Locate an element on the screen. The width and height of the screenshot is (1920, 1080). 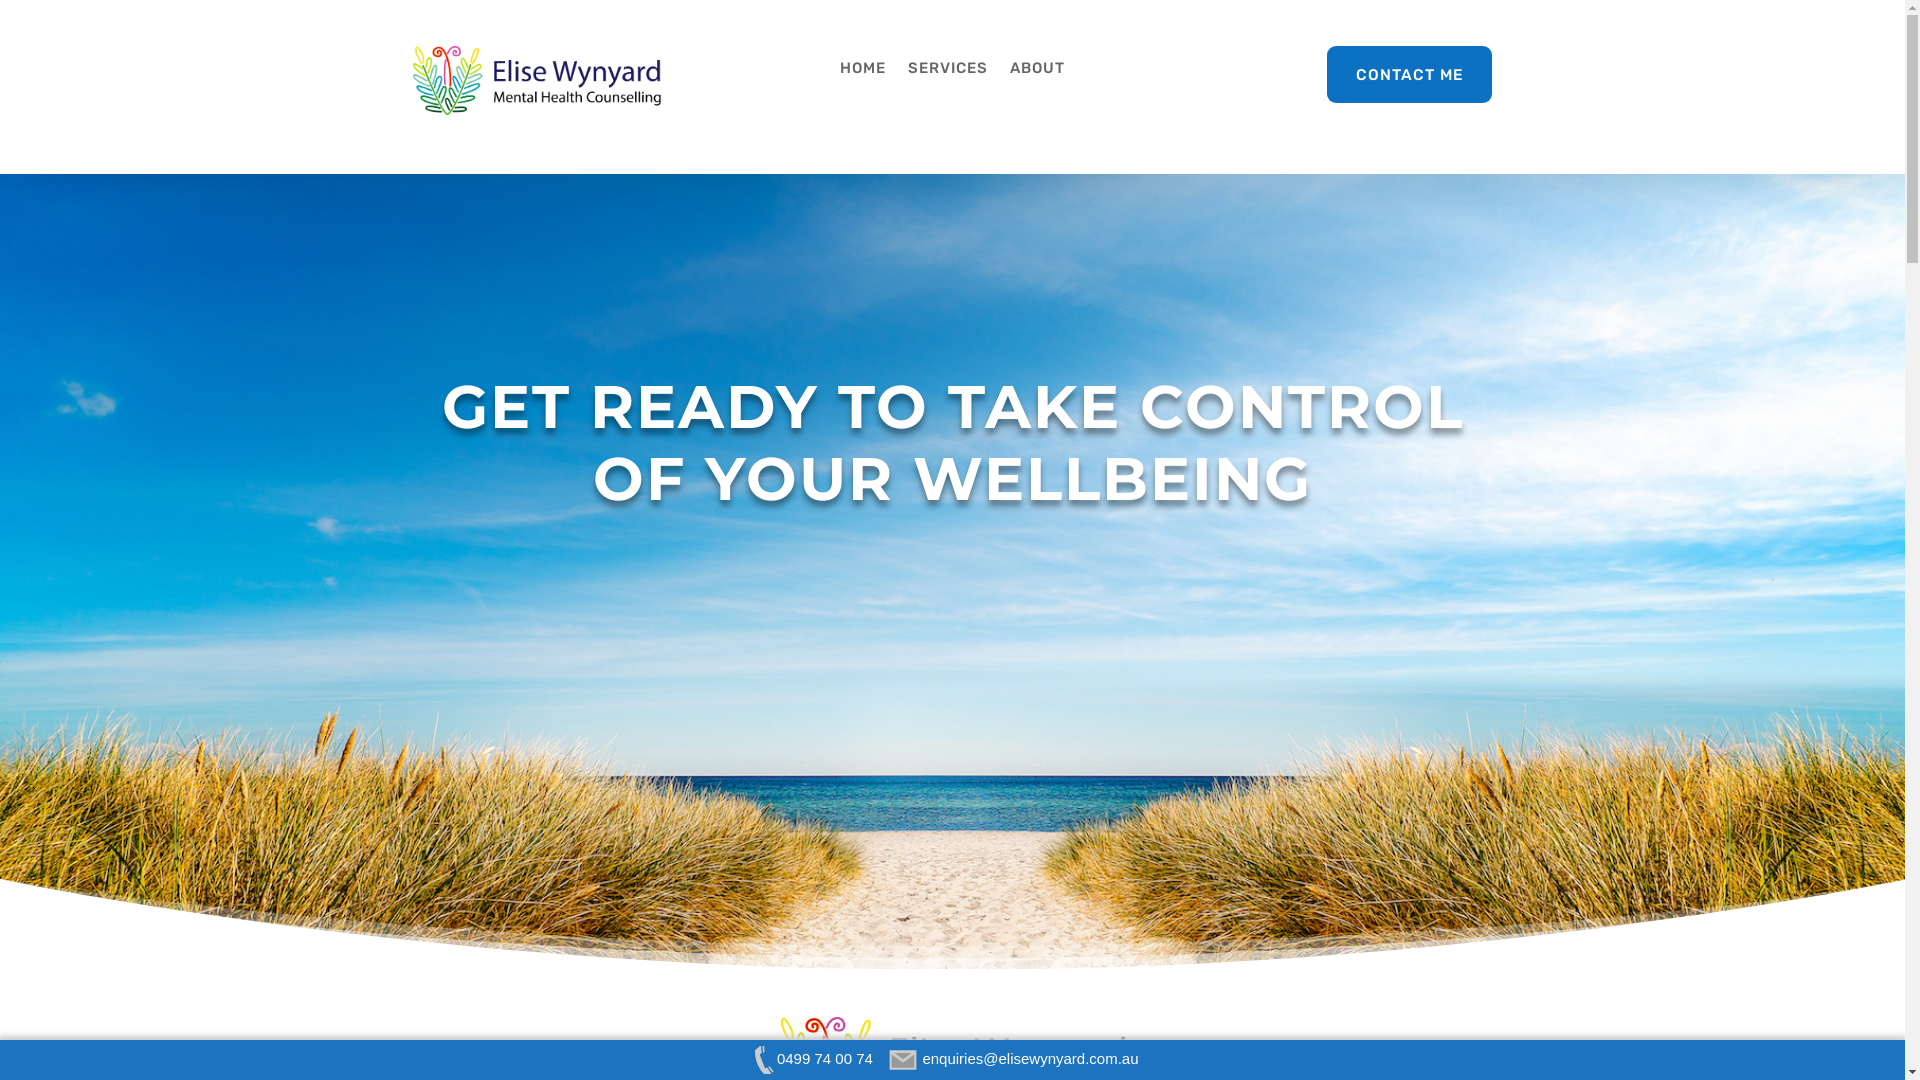
'HOME' is located at coordinates (863, 71).